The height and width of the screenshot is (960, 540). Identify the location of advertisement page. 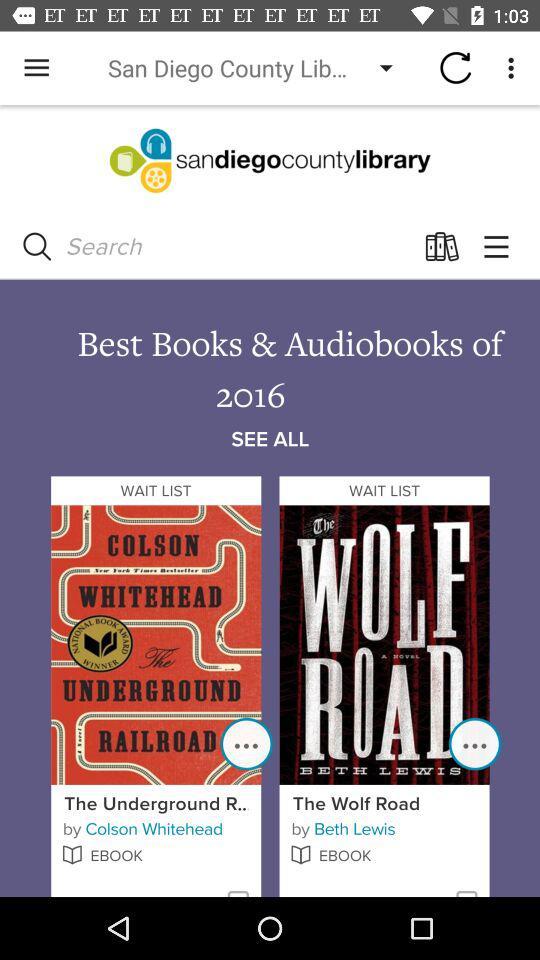
(270, 500).